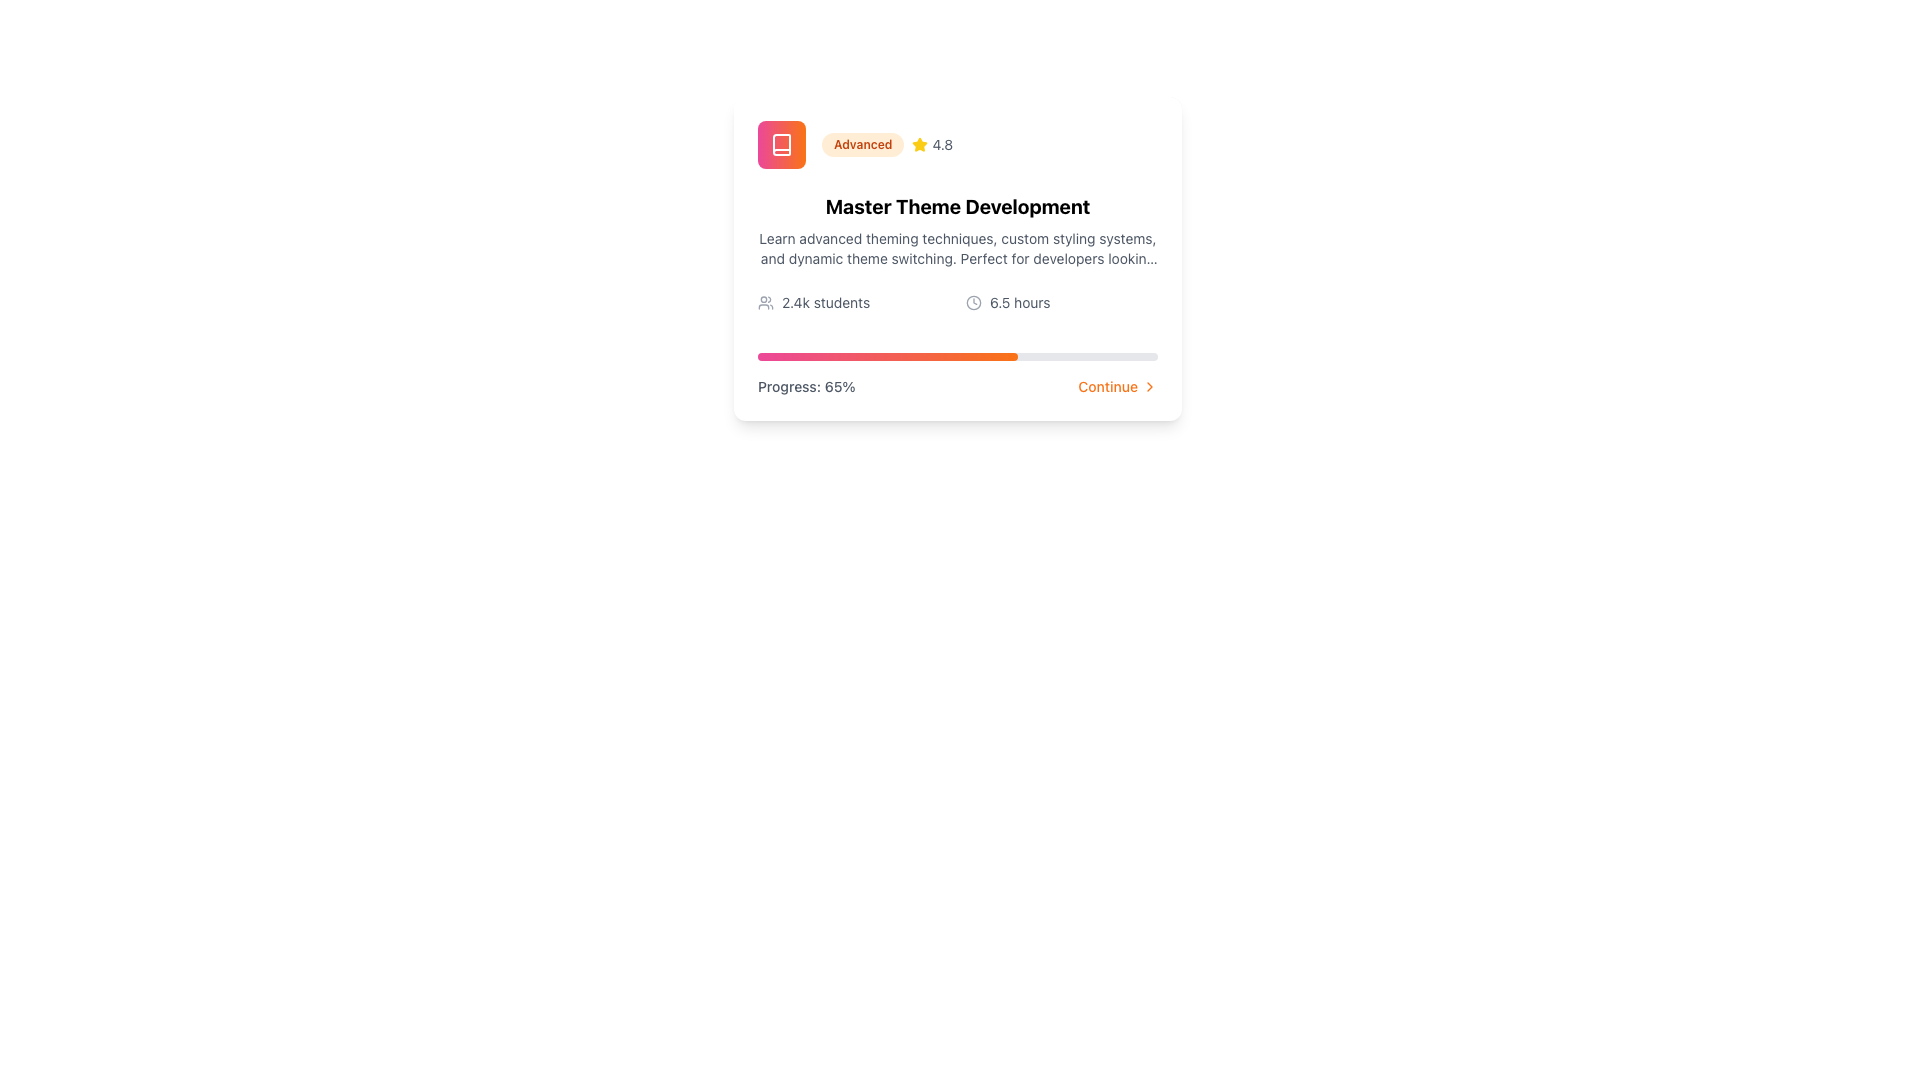 This screenshot has width=1920, height=1080. I want to click on the progress indicator element that visually represents 65% completion, located below the text 'Progress: 65%' and above the 'Continue' button, so click(887, 356).